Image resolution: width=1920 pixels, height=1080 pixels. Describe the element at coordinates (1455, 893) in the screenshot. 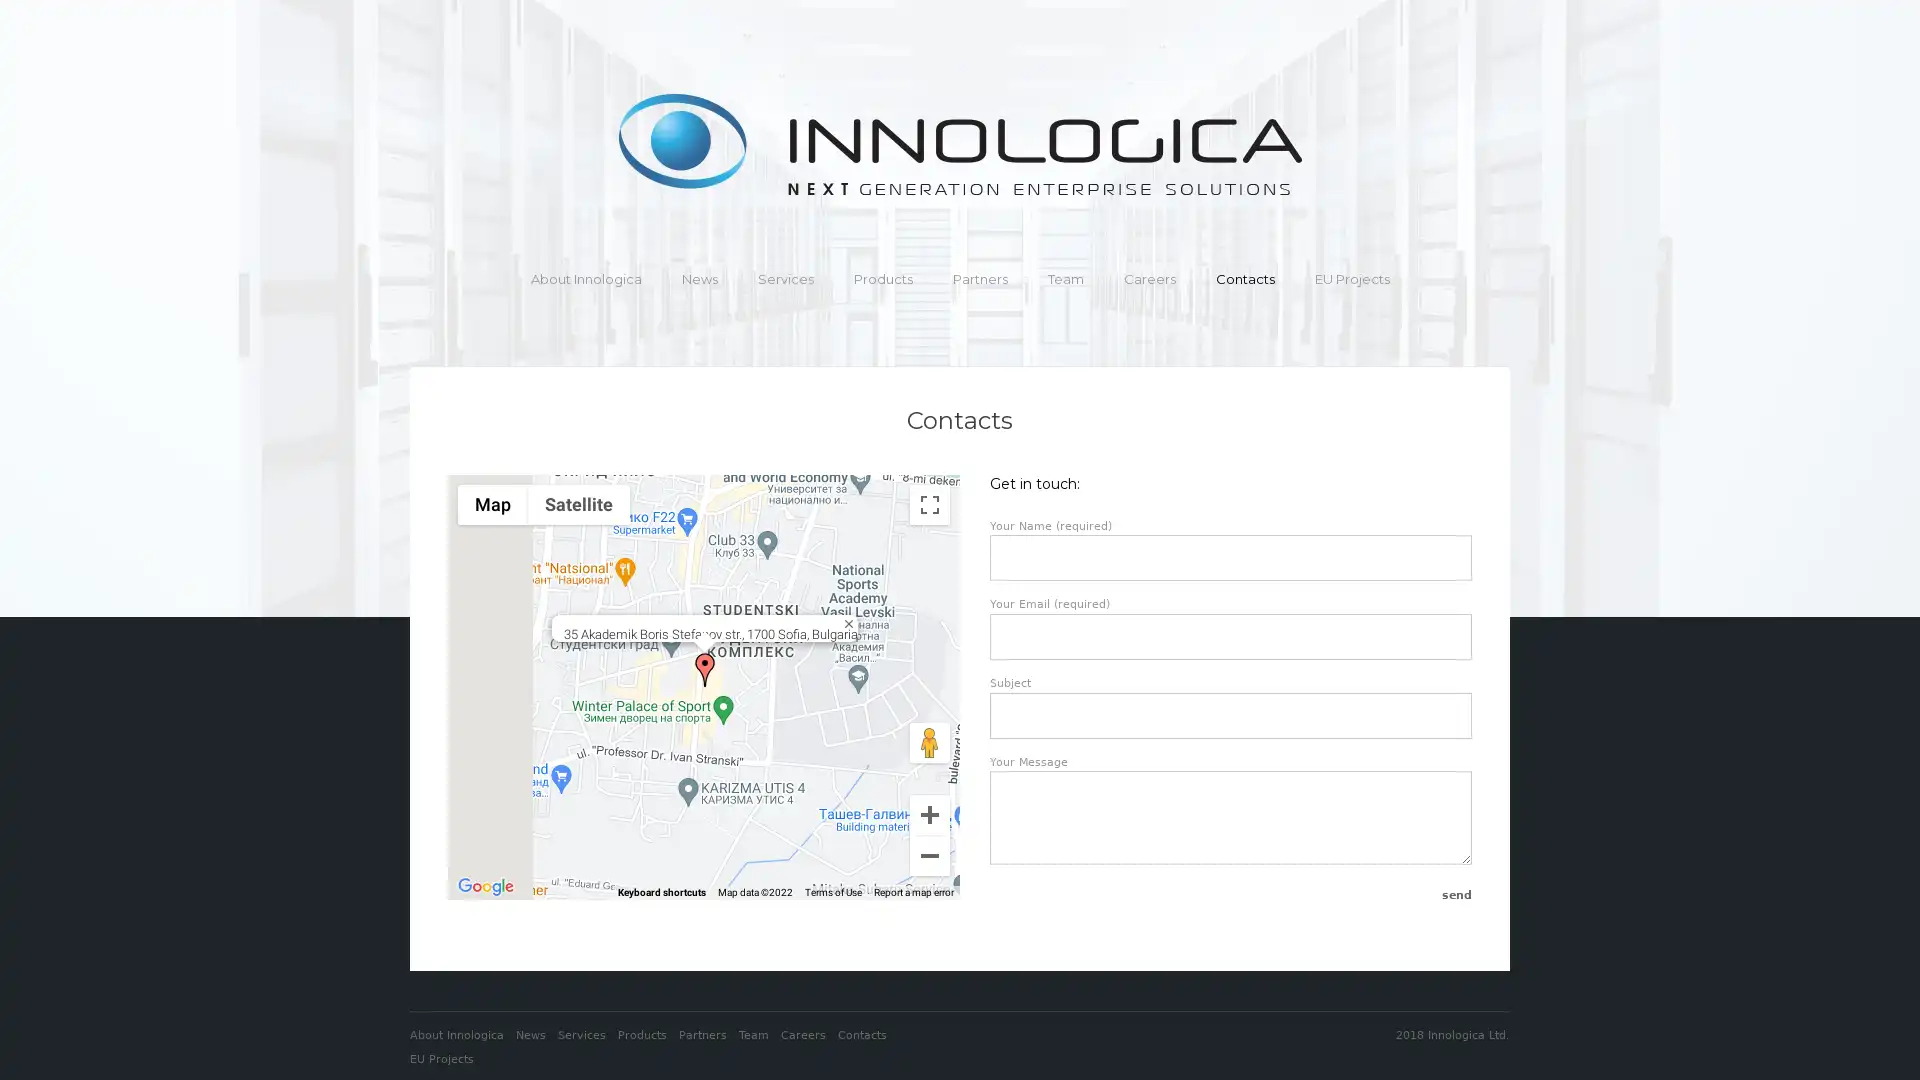

I see `Send` at that location.